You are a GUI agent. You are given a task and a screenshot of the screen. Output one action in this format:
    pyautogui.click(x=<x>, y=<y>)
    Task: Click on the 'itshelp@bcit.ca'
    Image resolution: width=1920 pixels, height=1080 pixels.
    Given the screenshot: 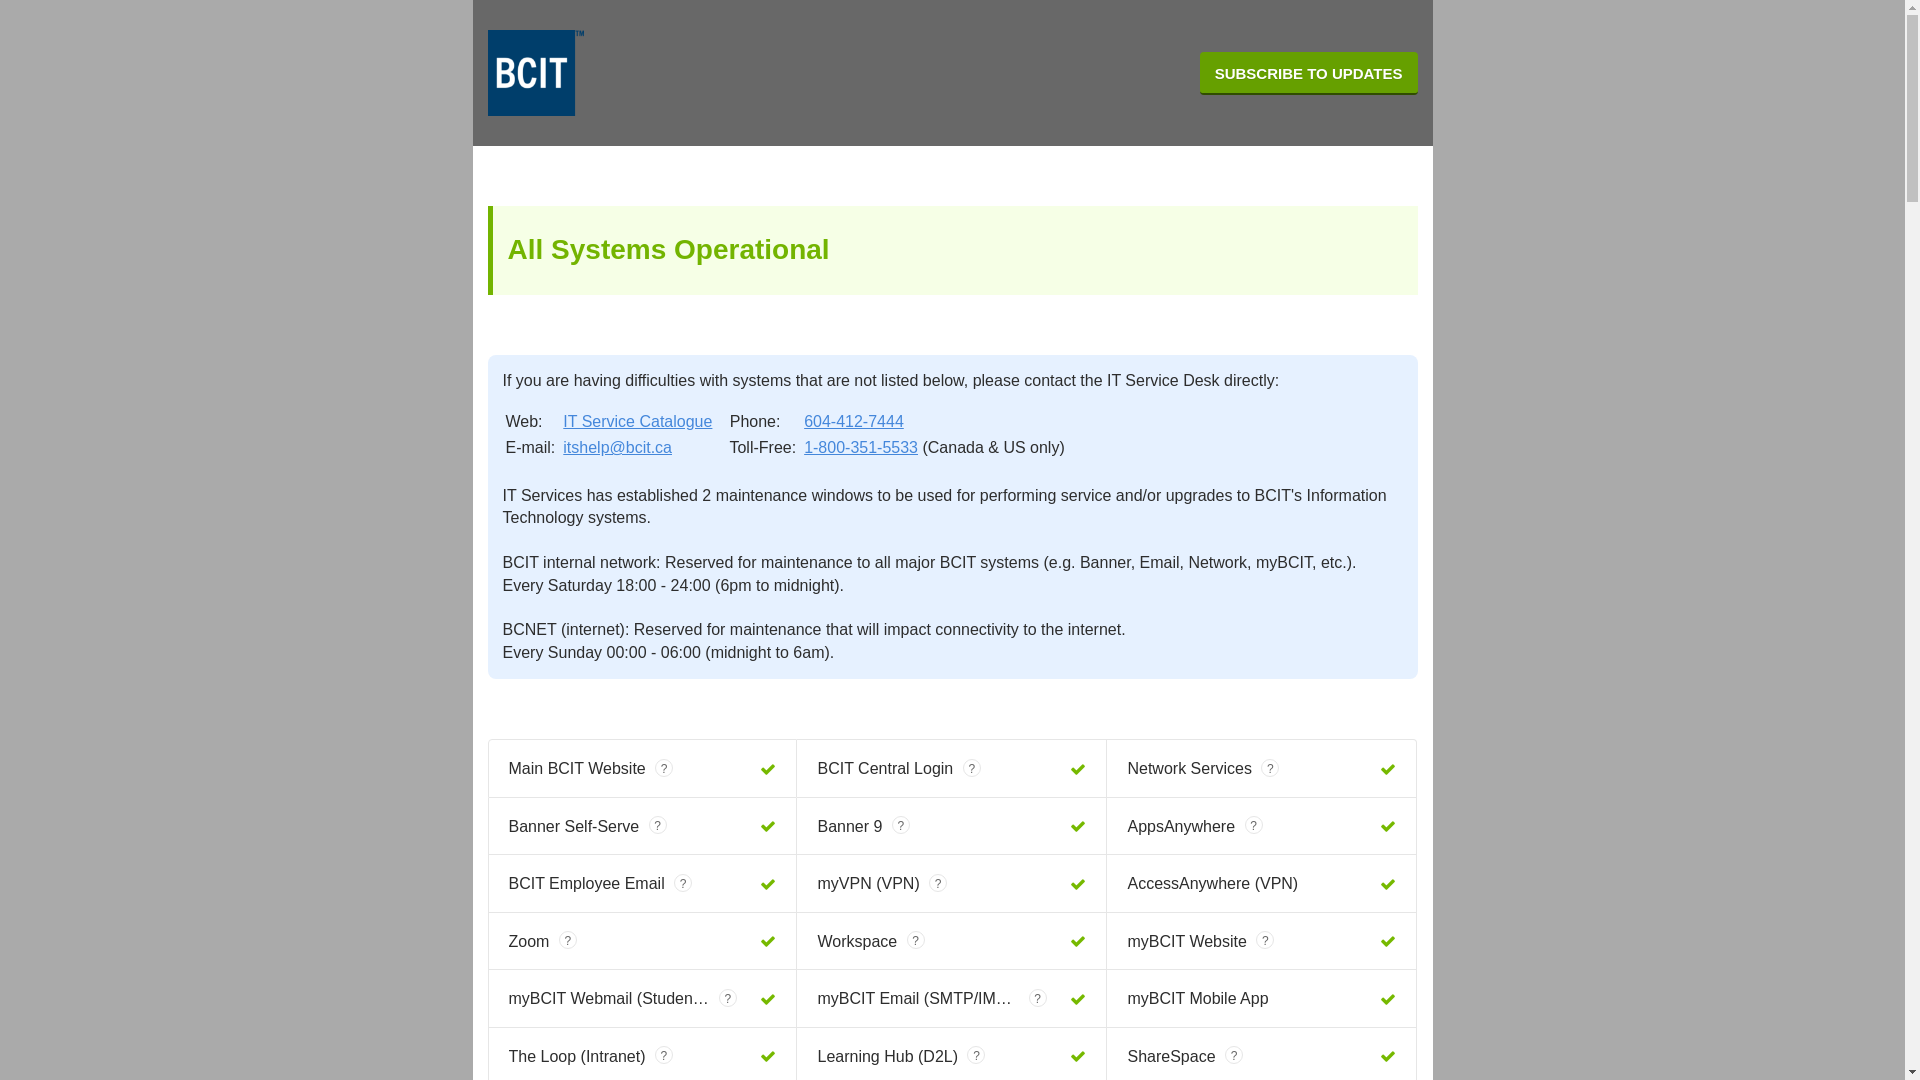 What is the action you would take?
    pyautogui.click(x=616, y=446)
    